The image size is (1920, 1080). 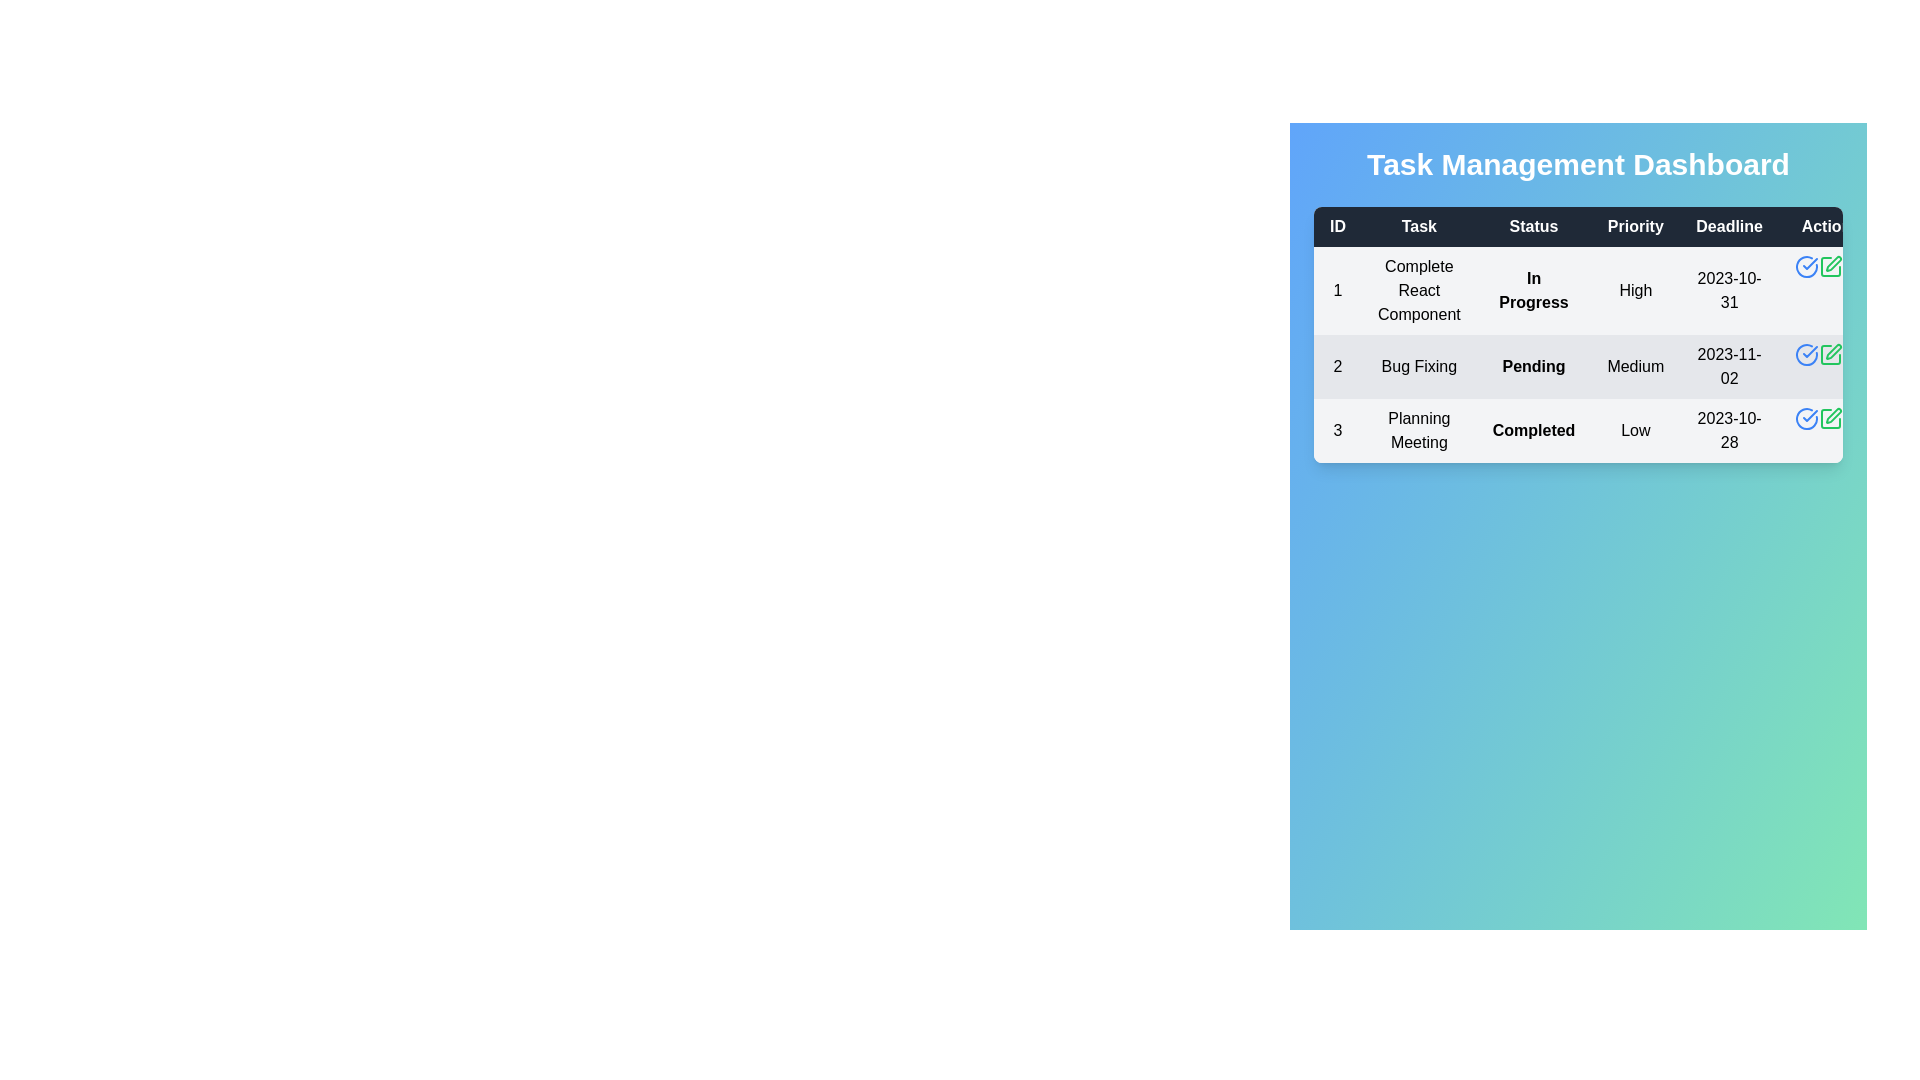 What do you see at coordinates (1806, 353) in the screenshot?
I see `the 'view details' icon for task 2` at bounding box center [1806, 353].